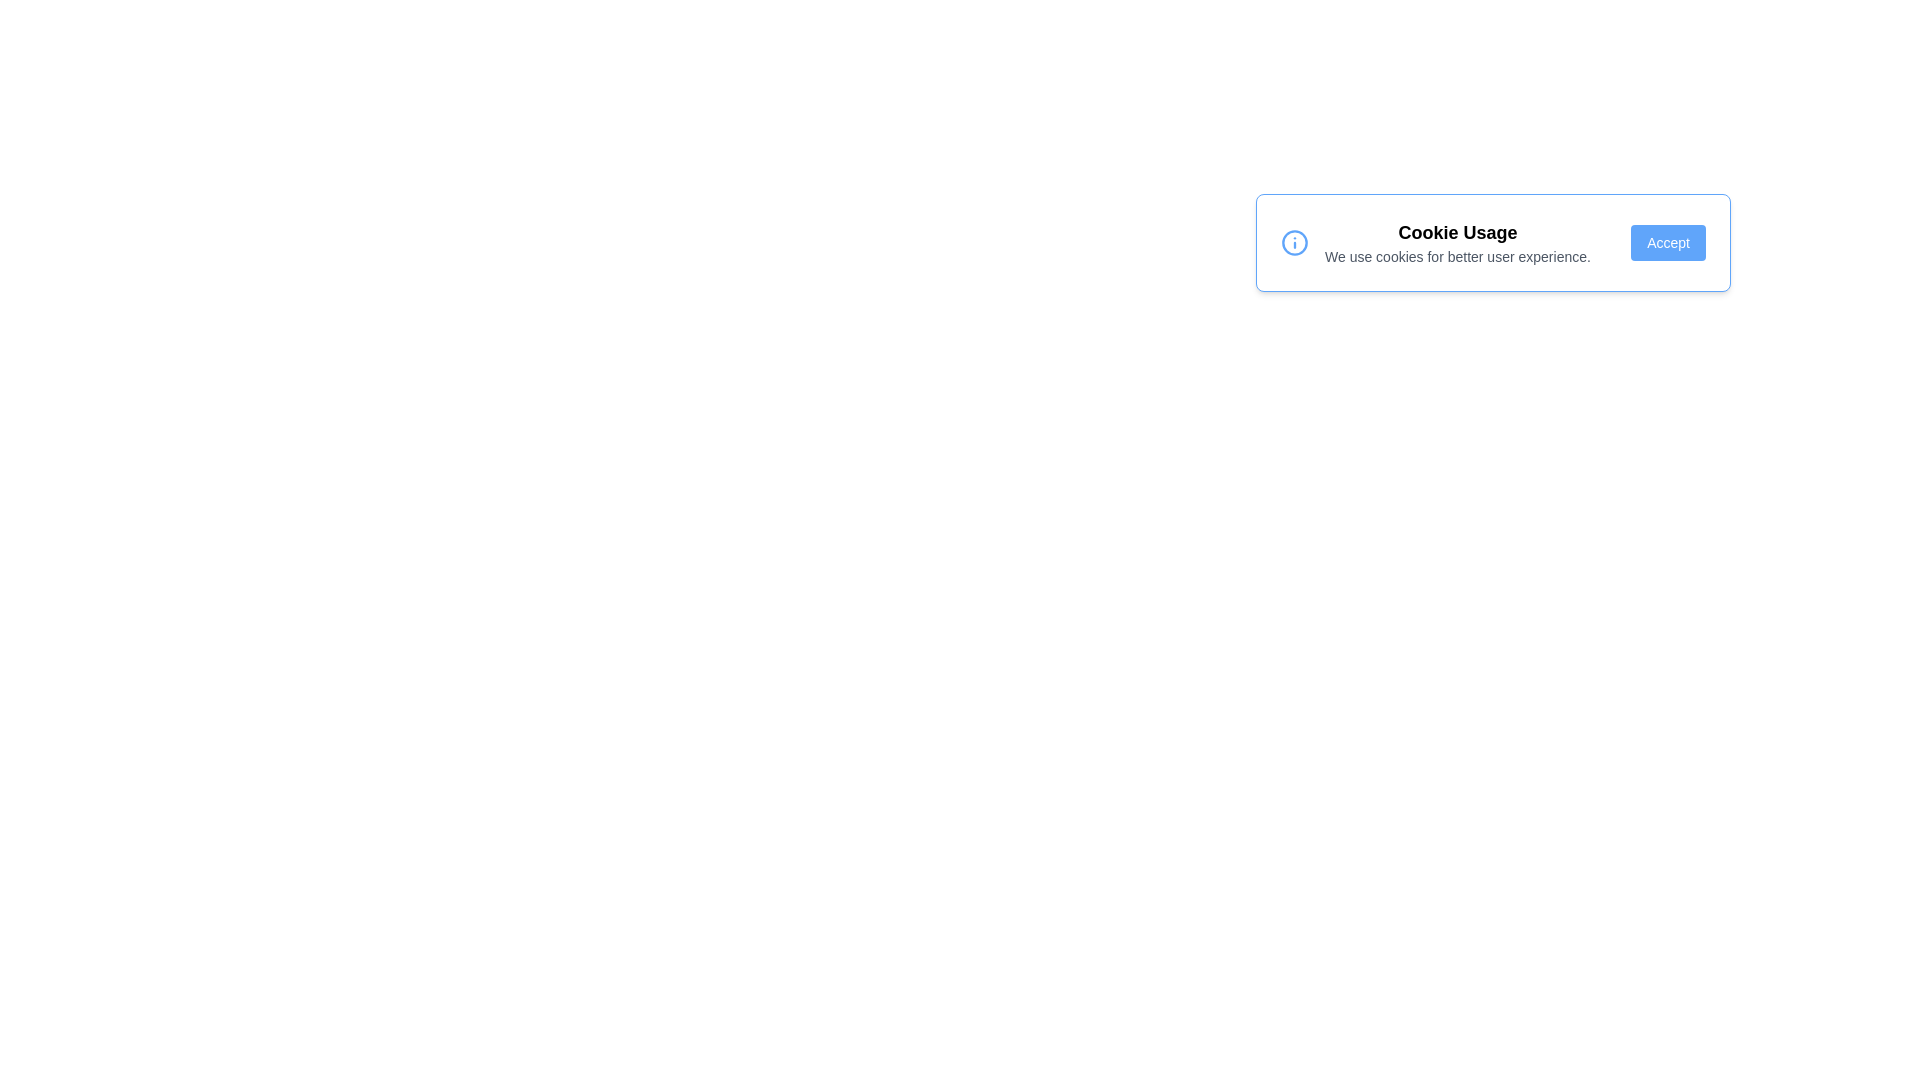 This screenshot has height=1080, width=1920. What do you see at coordinates (1457, 256) in the screenshot?
I see `the text element that reads 'We use cookies for better user experience.' located directly under the 'Cookie Usage' heading in the notification box` at bounding box center [1457, 256].